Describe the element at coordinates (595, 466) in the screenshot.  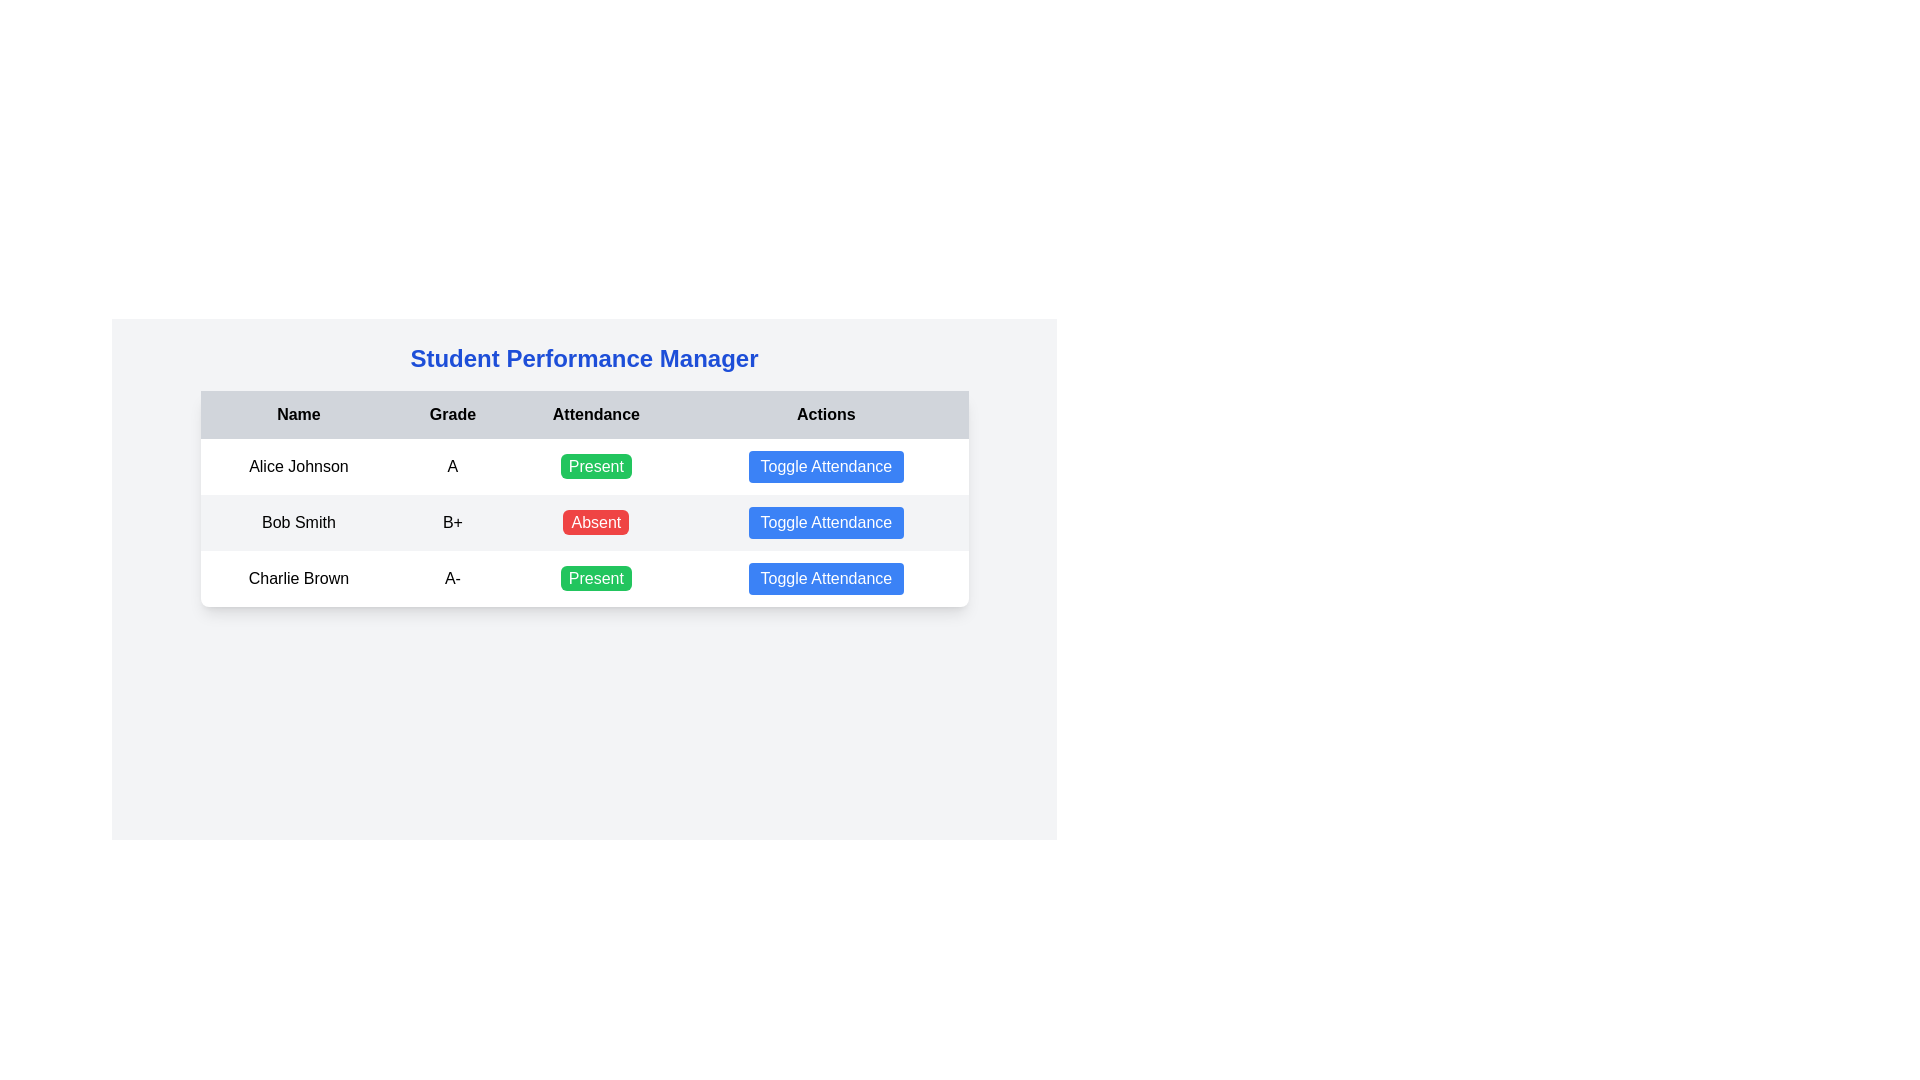
I see `the attendance status label for 'Alice Johnson' which indicates 'Present' in the Attendance column of the table` at that location.